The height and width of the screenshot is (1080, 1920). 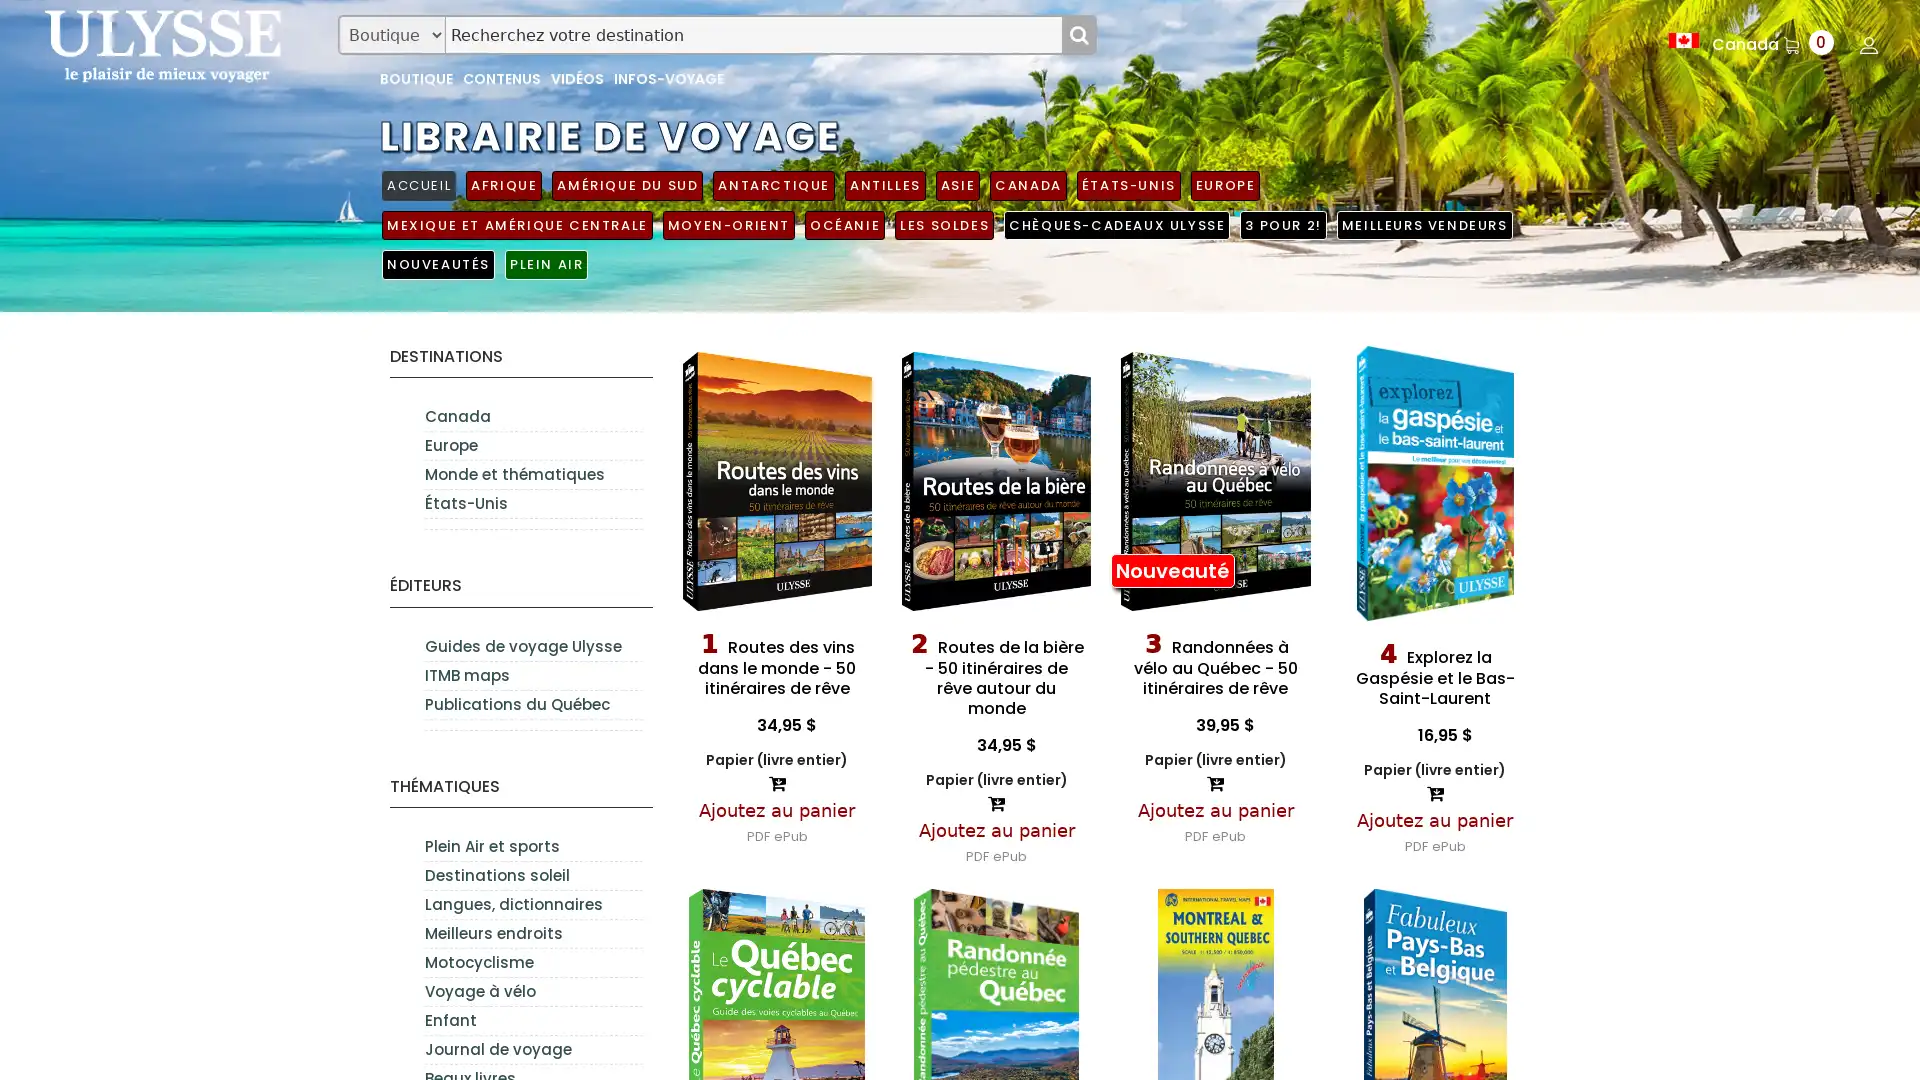 What do you see at coordinates (1027, 185) in the screenshot?
I see `CANADA` at bounding box center [1027, 185].